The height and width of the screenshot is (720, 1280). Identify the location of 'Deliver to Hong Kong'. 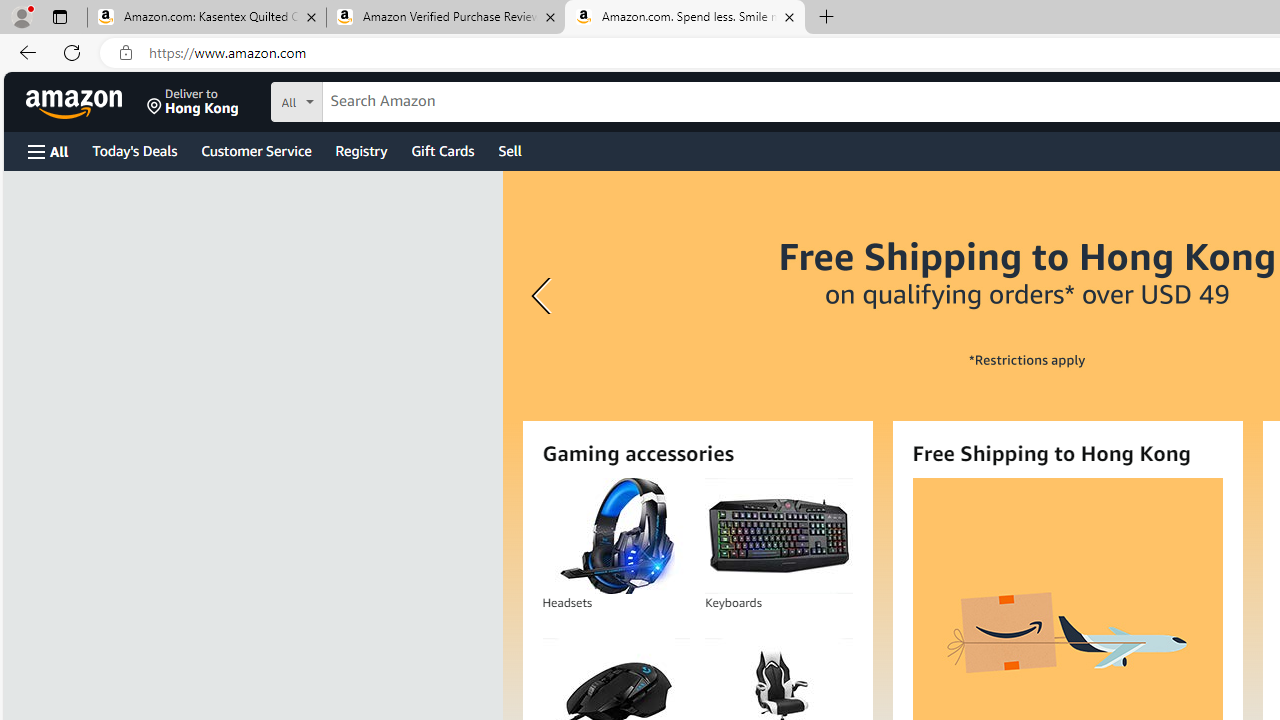
(193, 101).